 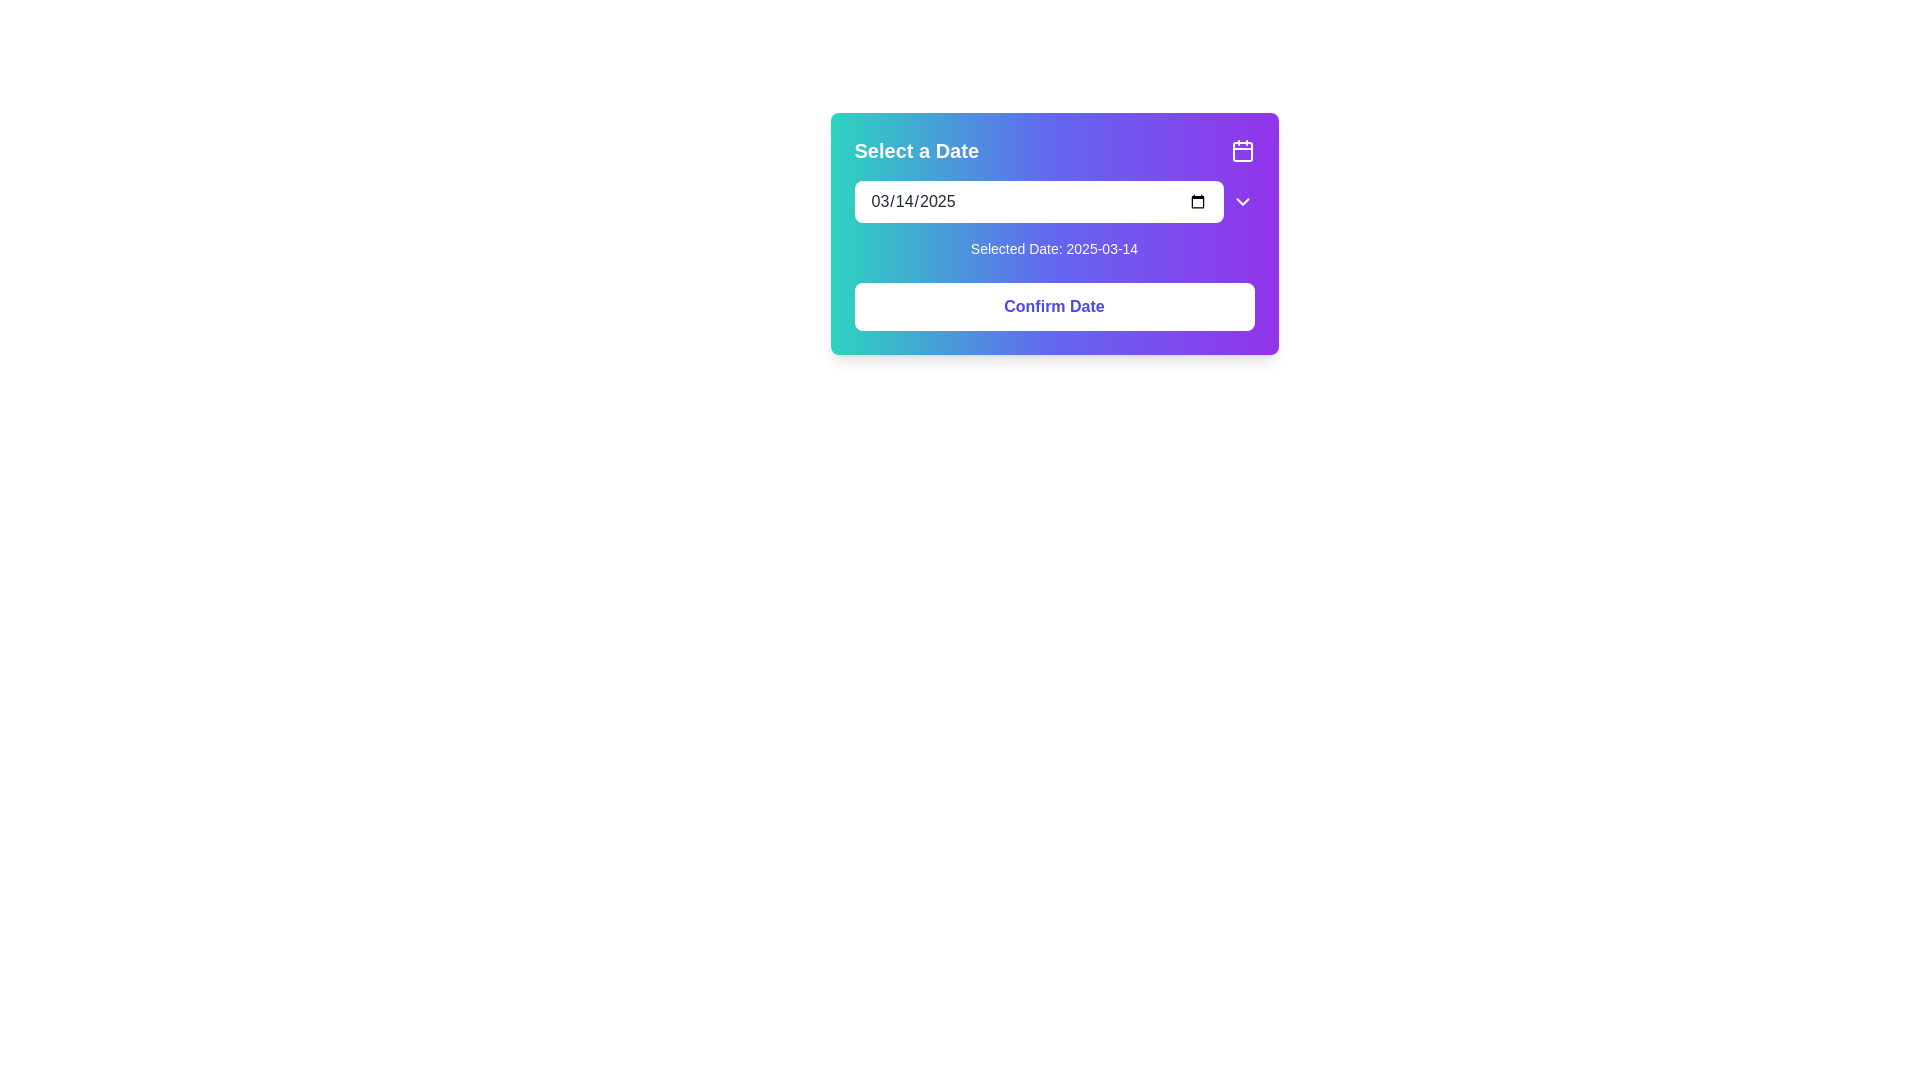 I want to click on the rounded rectangle shape with a purple fill located inside the calendar icon in the top-right corner of the modal dialog, so click(x=1241, y=150).